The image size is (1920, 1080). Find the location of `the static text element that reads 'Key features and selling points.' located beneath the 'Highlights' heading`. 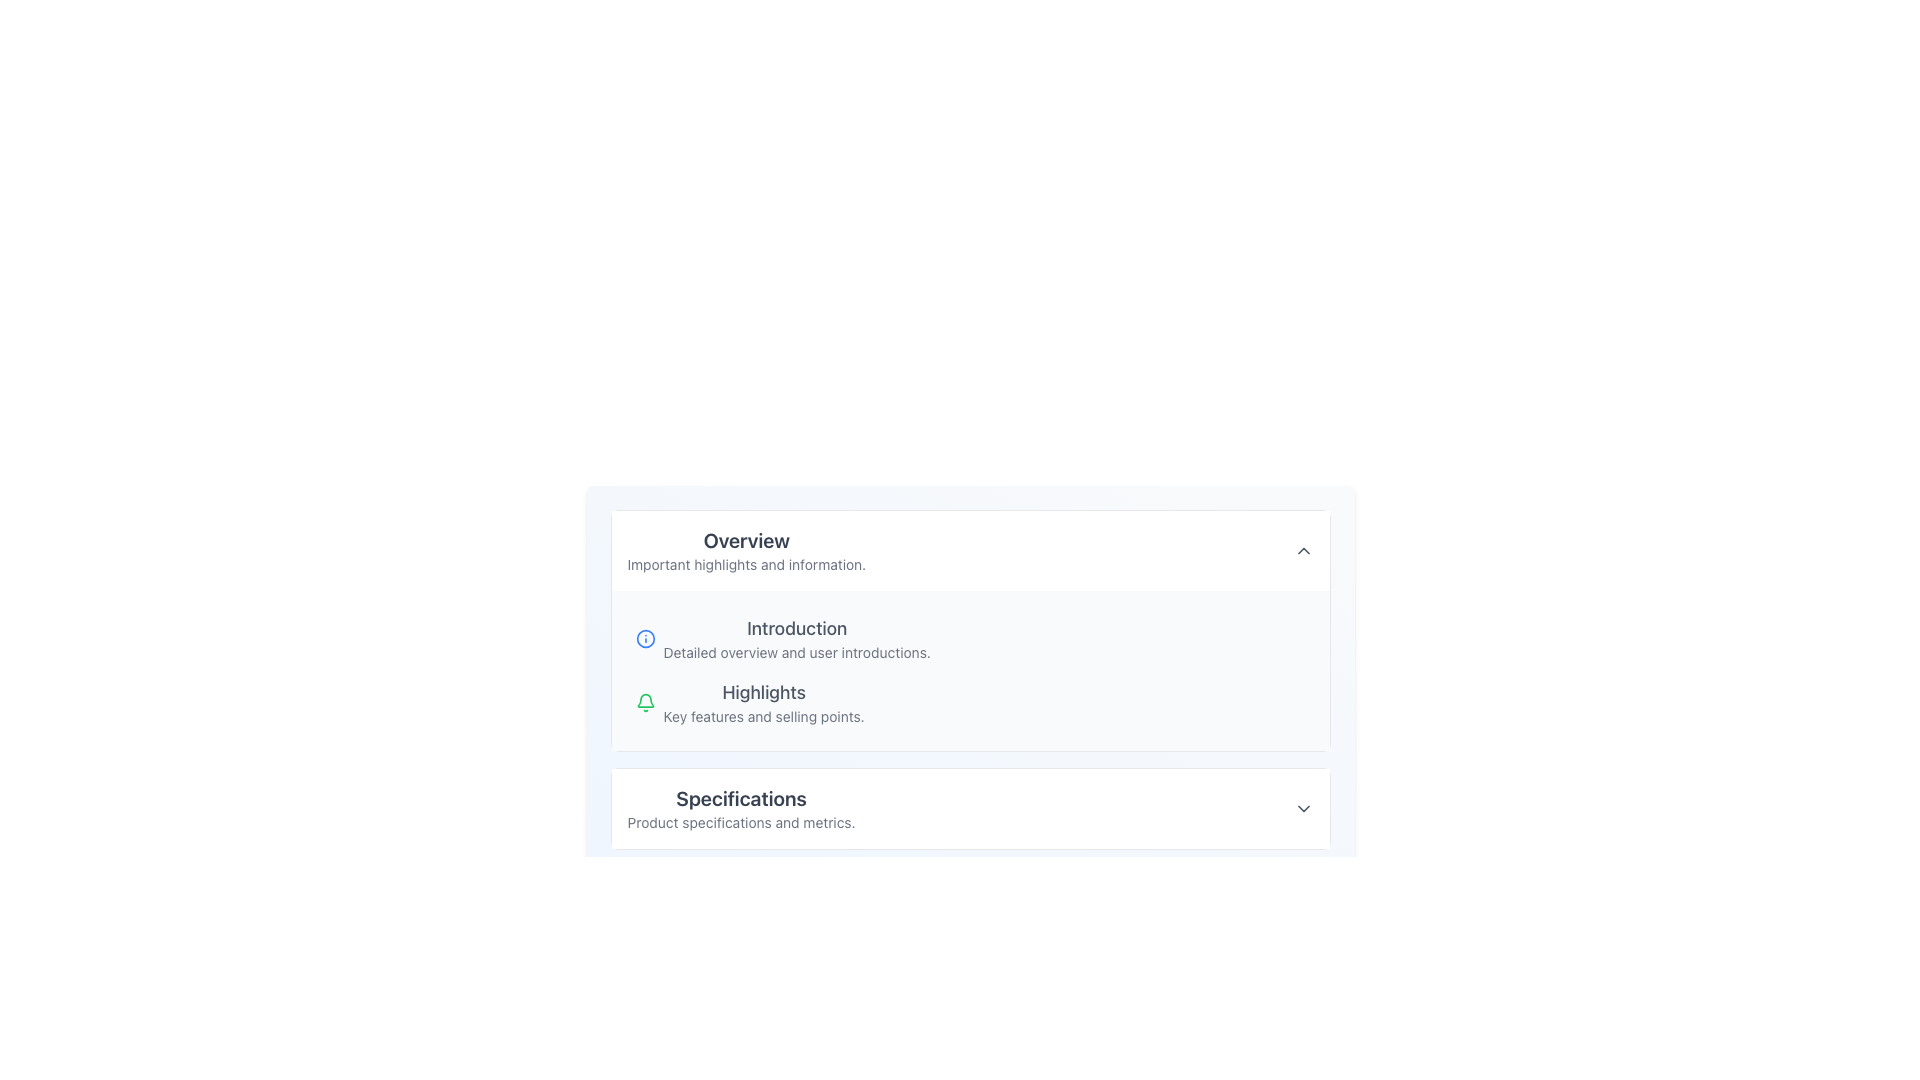

the static text element that reads 'Key features and selling points.' located beneath the 'Highlights' heading is located at coordinates (763, 716).